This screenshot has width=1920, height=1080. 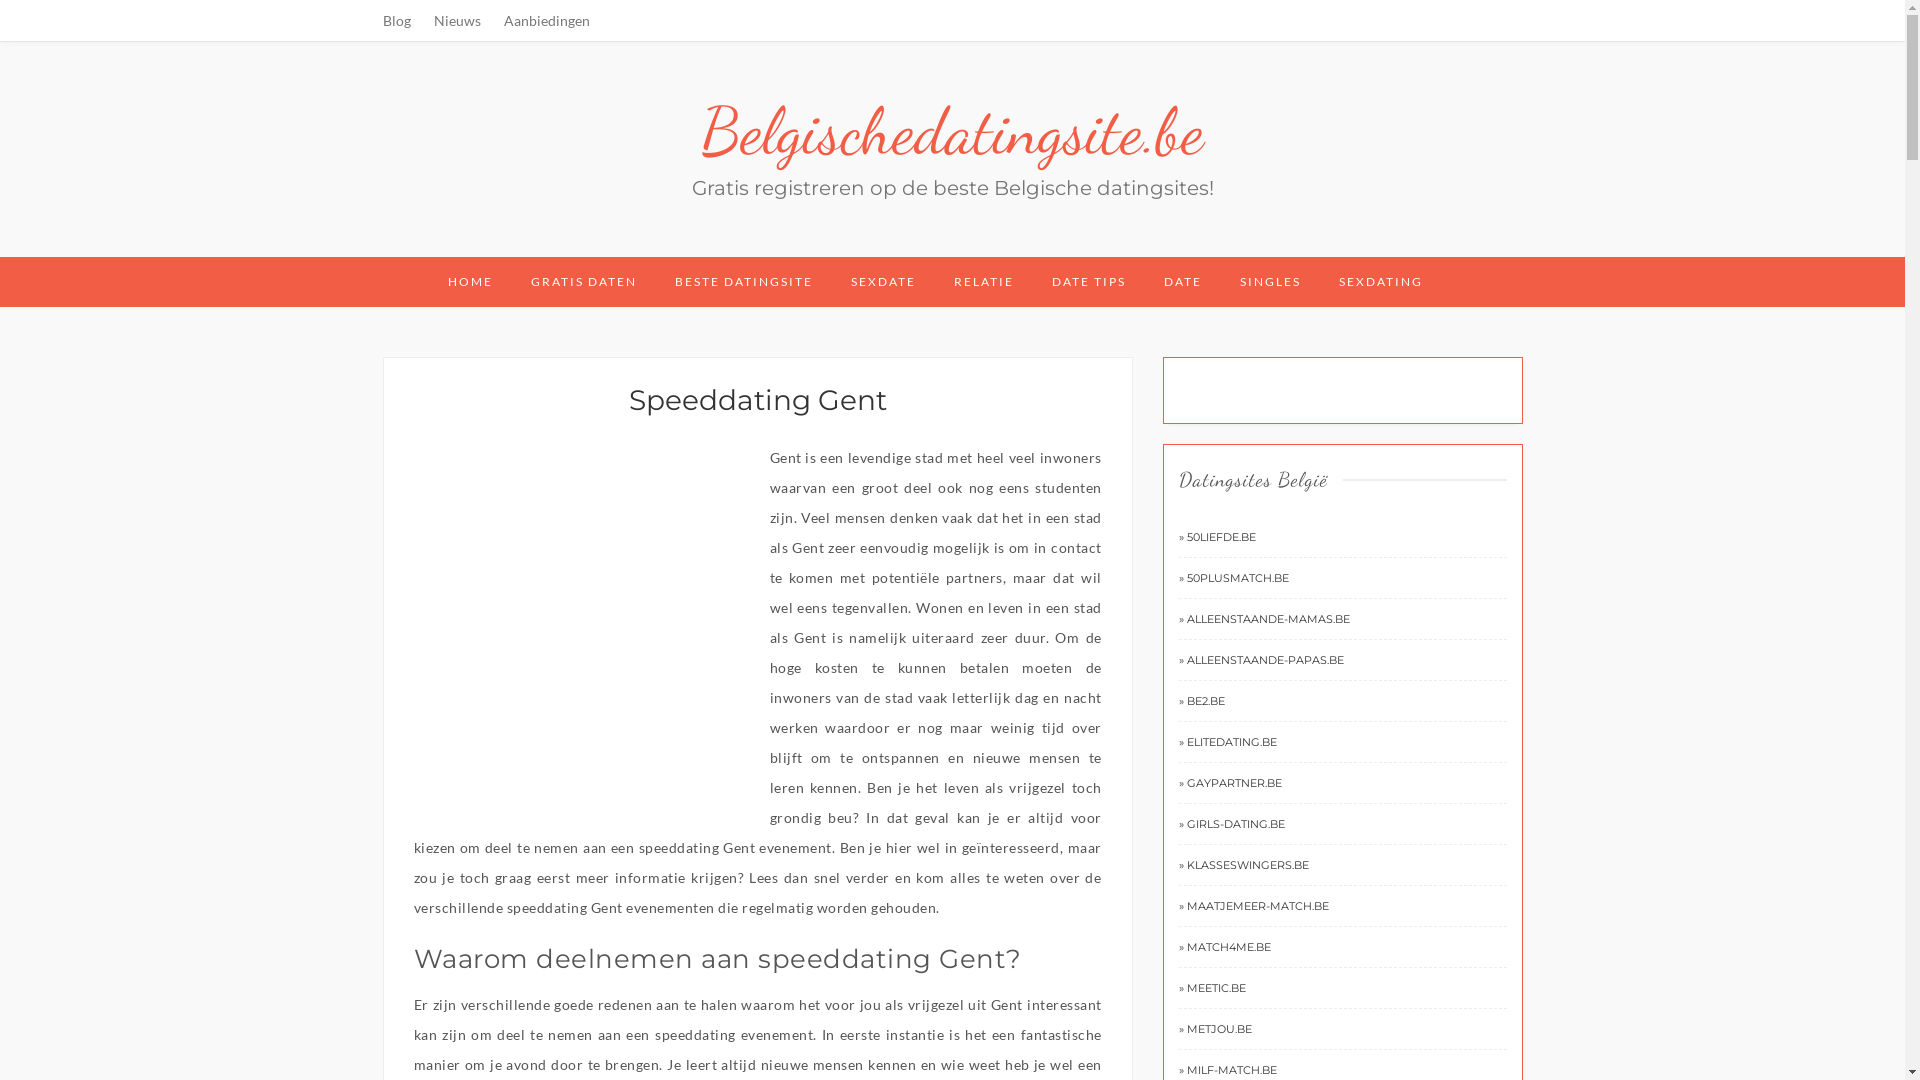 I want to click on 'DATE TIPS', so click(x=1088, y=281).